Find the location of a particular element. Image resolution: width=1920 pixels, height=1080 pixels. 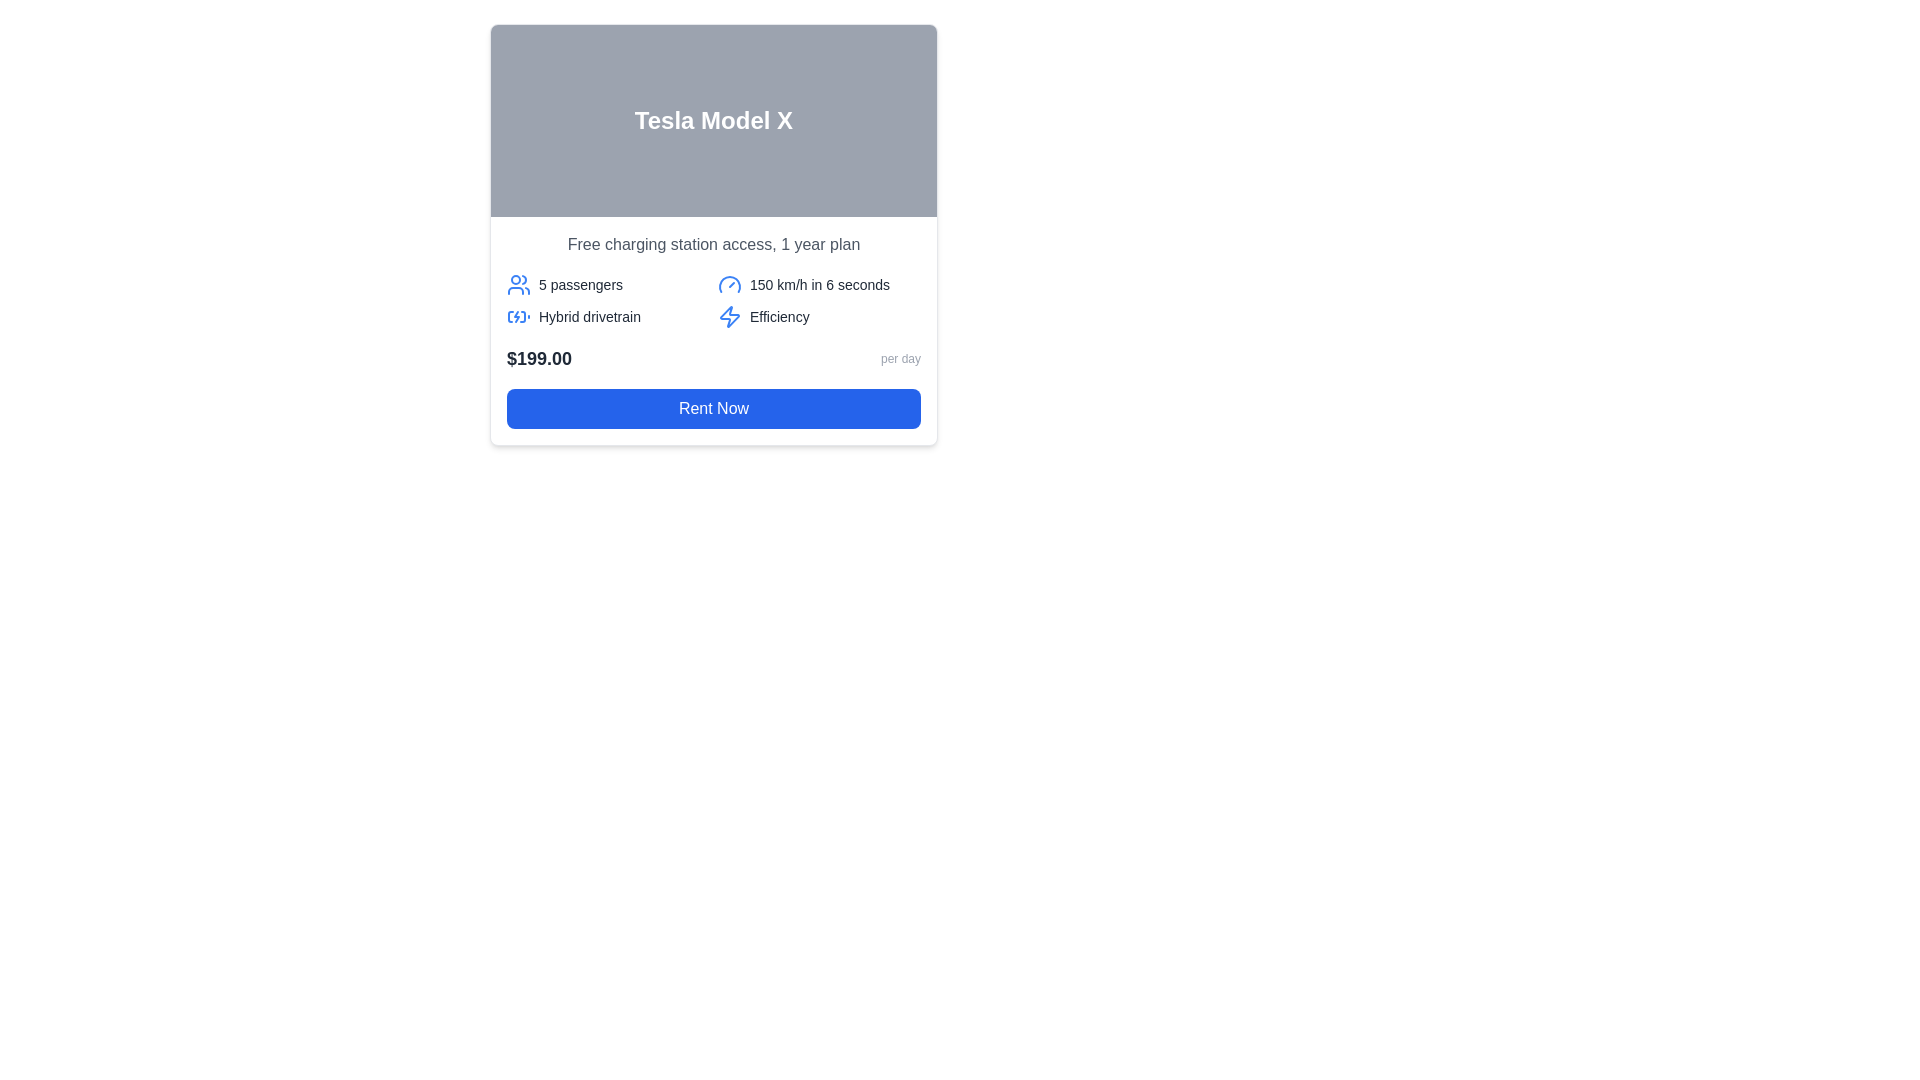

the static text display that shows 'Hybrid drivetrain', which is a gray text string positioned next to a battery icon, located below 'Tesla Model X' and 'Free charging station access, 1 year plan' is located at coordinates (589, 315).